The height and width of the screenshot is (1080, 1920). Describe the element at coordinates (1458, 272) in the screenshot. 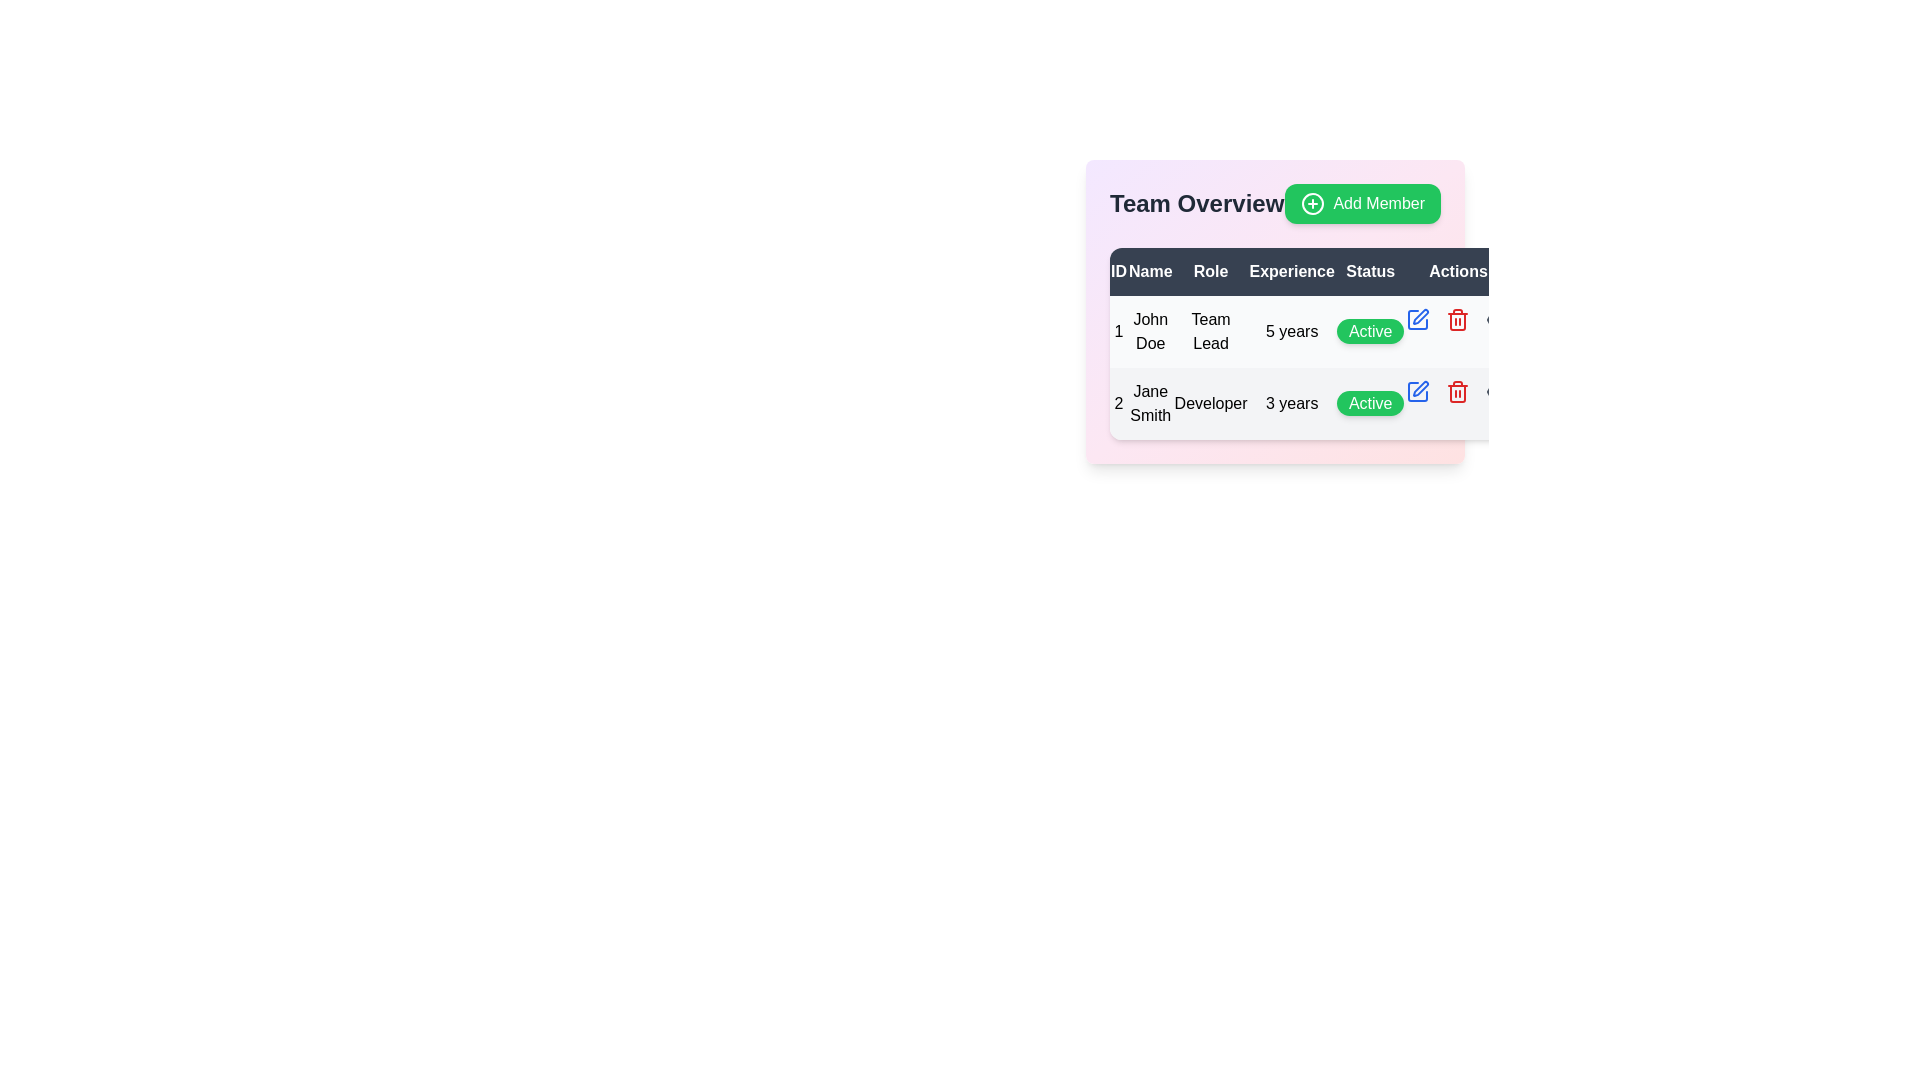

I see `the text label reading 'Actions', which is styled with a bold white font on a dark background and is the last label in a horizontal header row` at that location.